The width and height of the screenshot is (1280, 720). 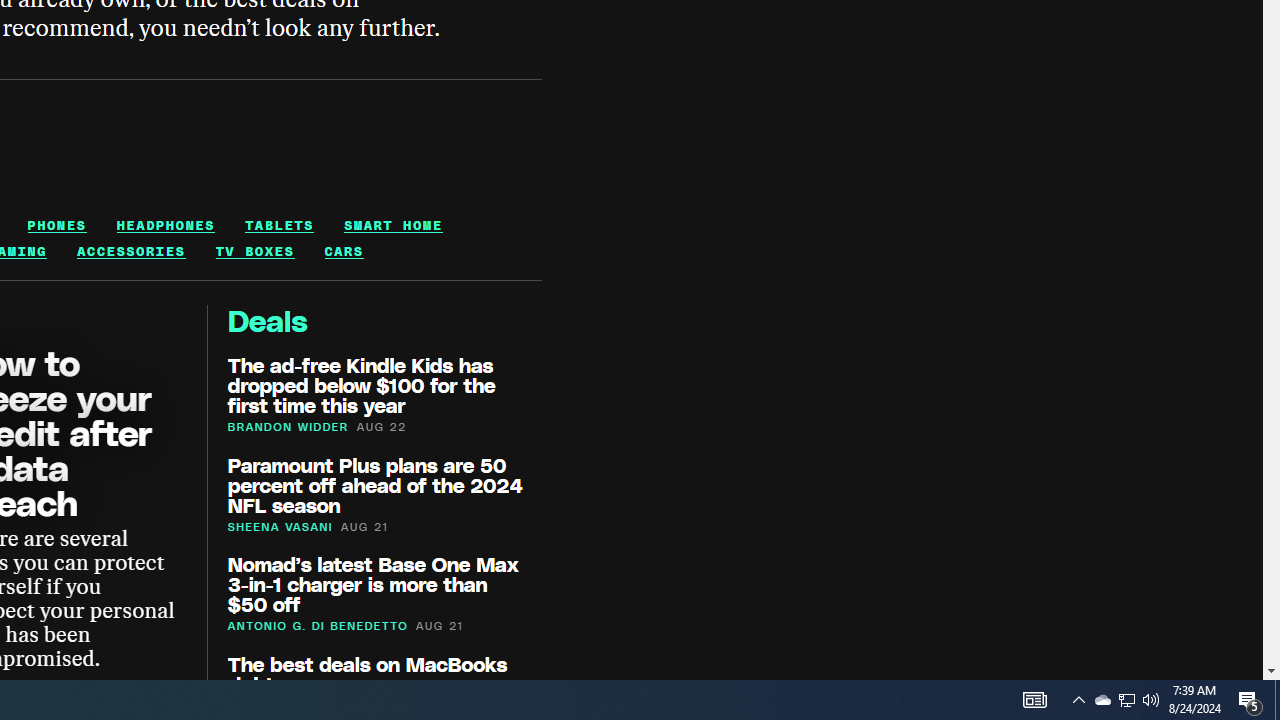 What do you see at coordinates (287, 425) in the screenshot?
I see `'BRANDON WIDDER'` at bounding box center [287, 425].